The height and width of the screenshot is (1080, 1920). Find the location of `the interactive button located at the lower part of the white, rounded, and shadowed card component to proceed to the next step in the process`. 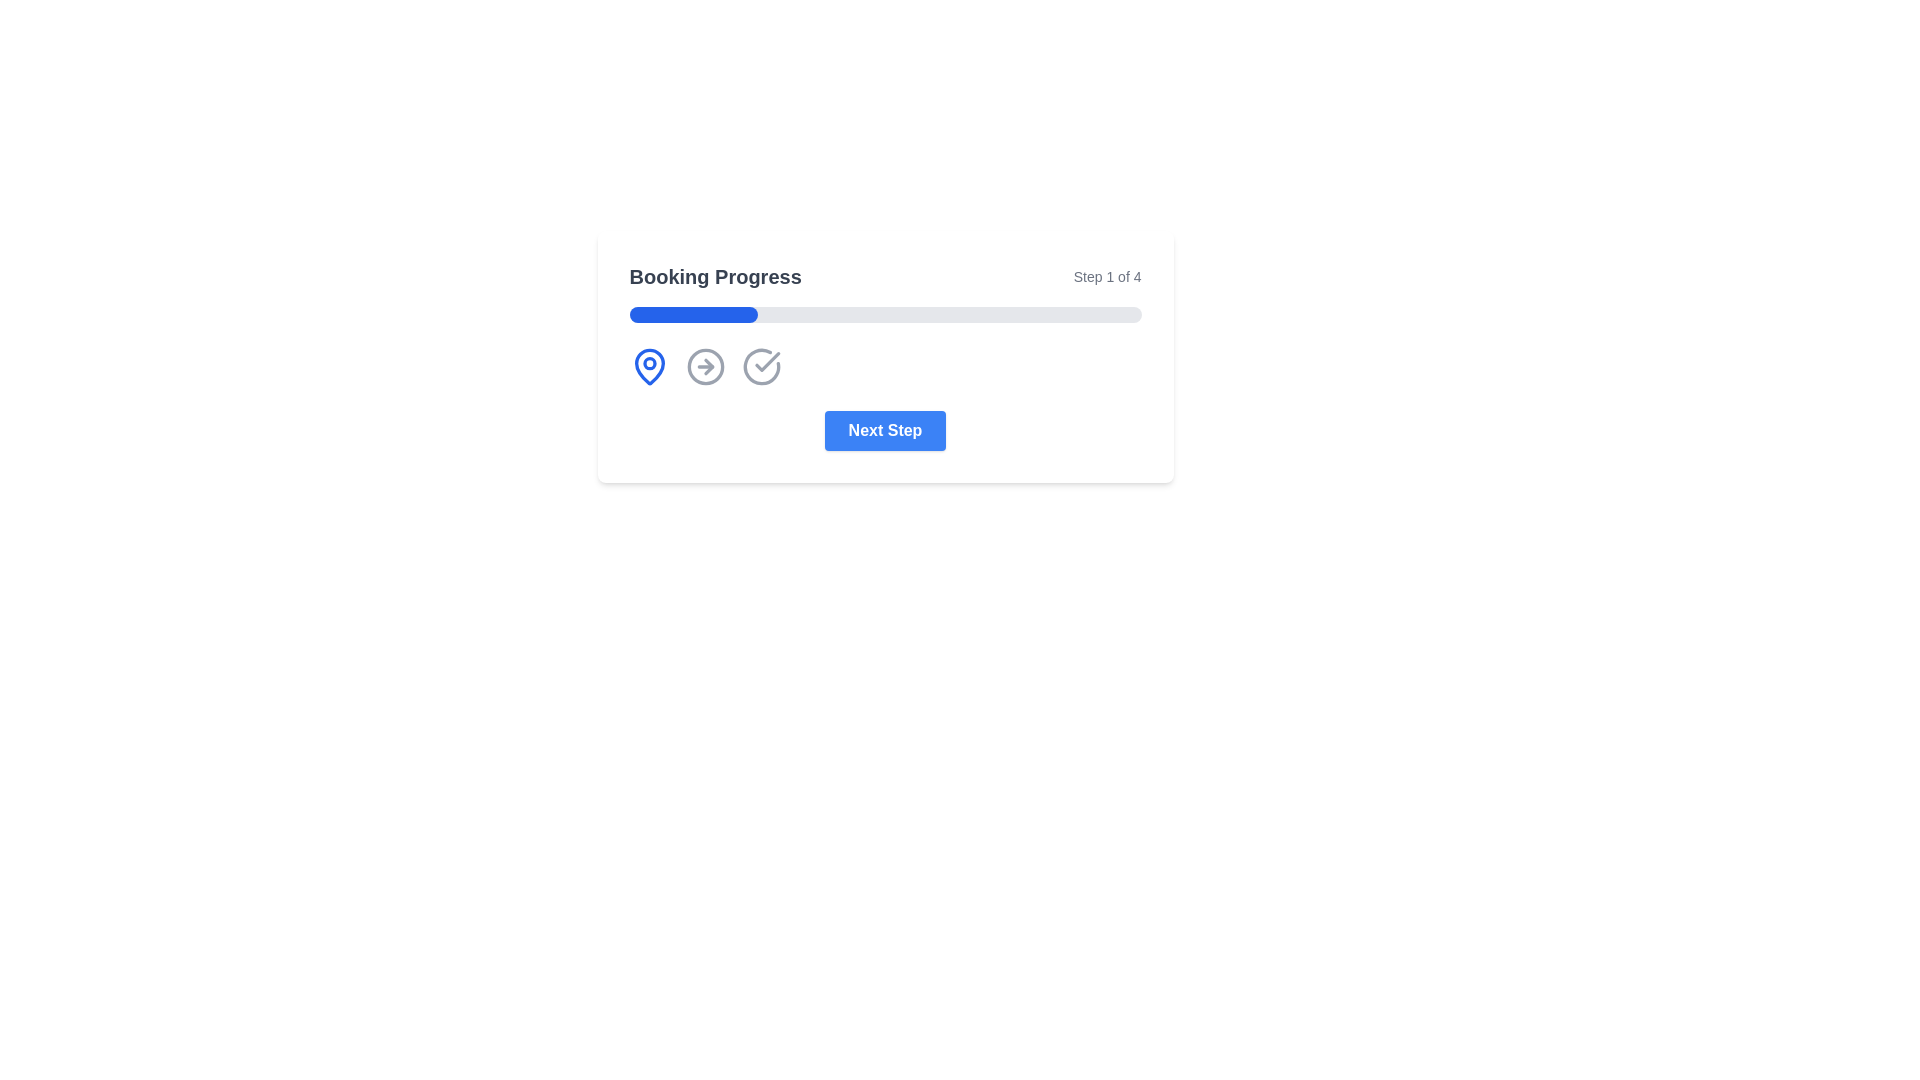

the interactive button located at the lower part of the white, rounded, and shadowed card component to proceed to the next step in the process is located at coordinates (884, 430).